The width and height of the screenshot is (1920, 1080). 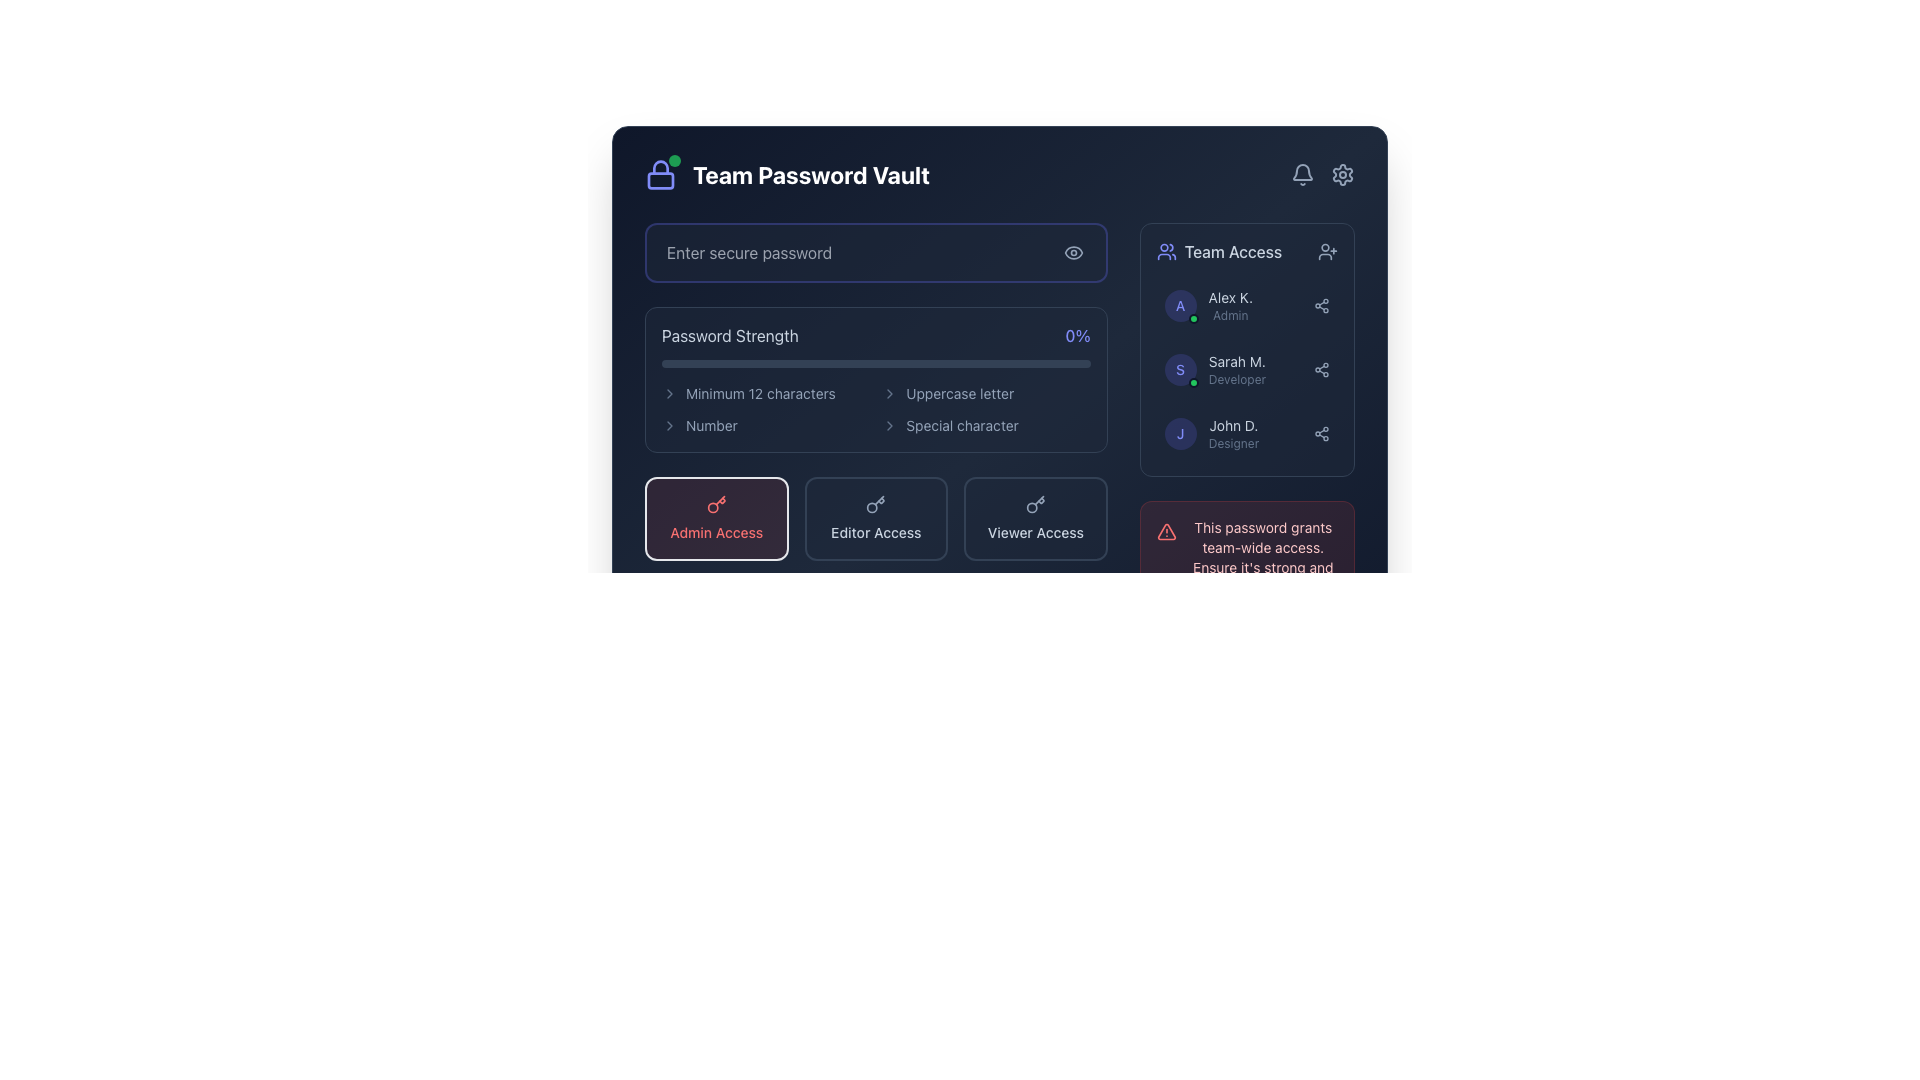 What do you see at coordinates (1077, 334) in the screenshot?
I see `the displayed text of the static label indicating the current password strength percentage, which shows '0%'` at bounding box center [1077, 334].